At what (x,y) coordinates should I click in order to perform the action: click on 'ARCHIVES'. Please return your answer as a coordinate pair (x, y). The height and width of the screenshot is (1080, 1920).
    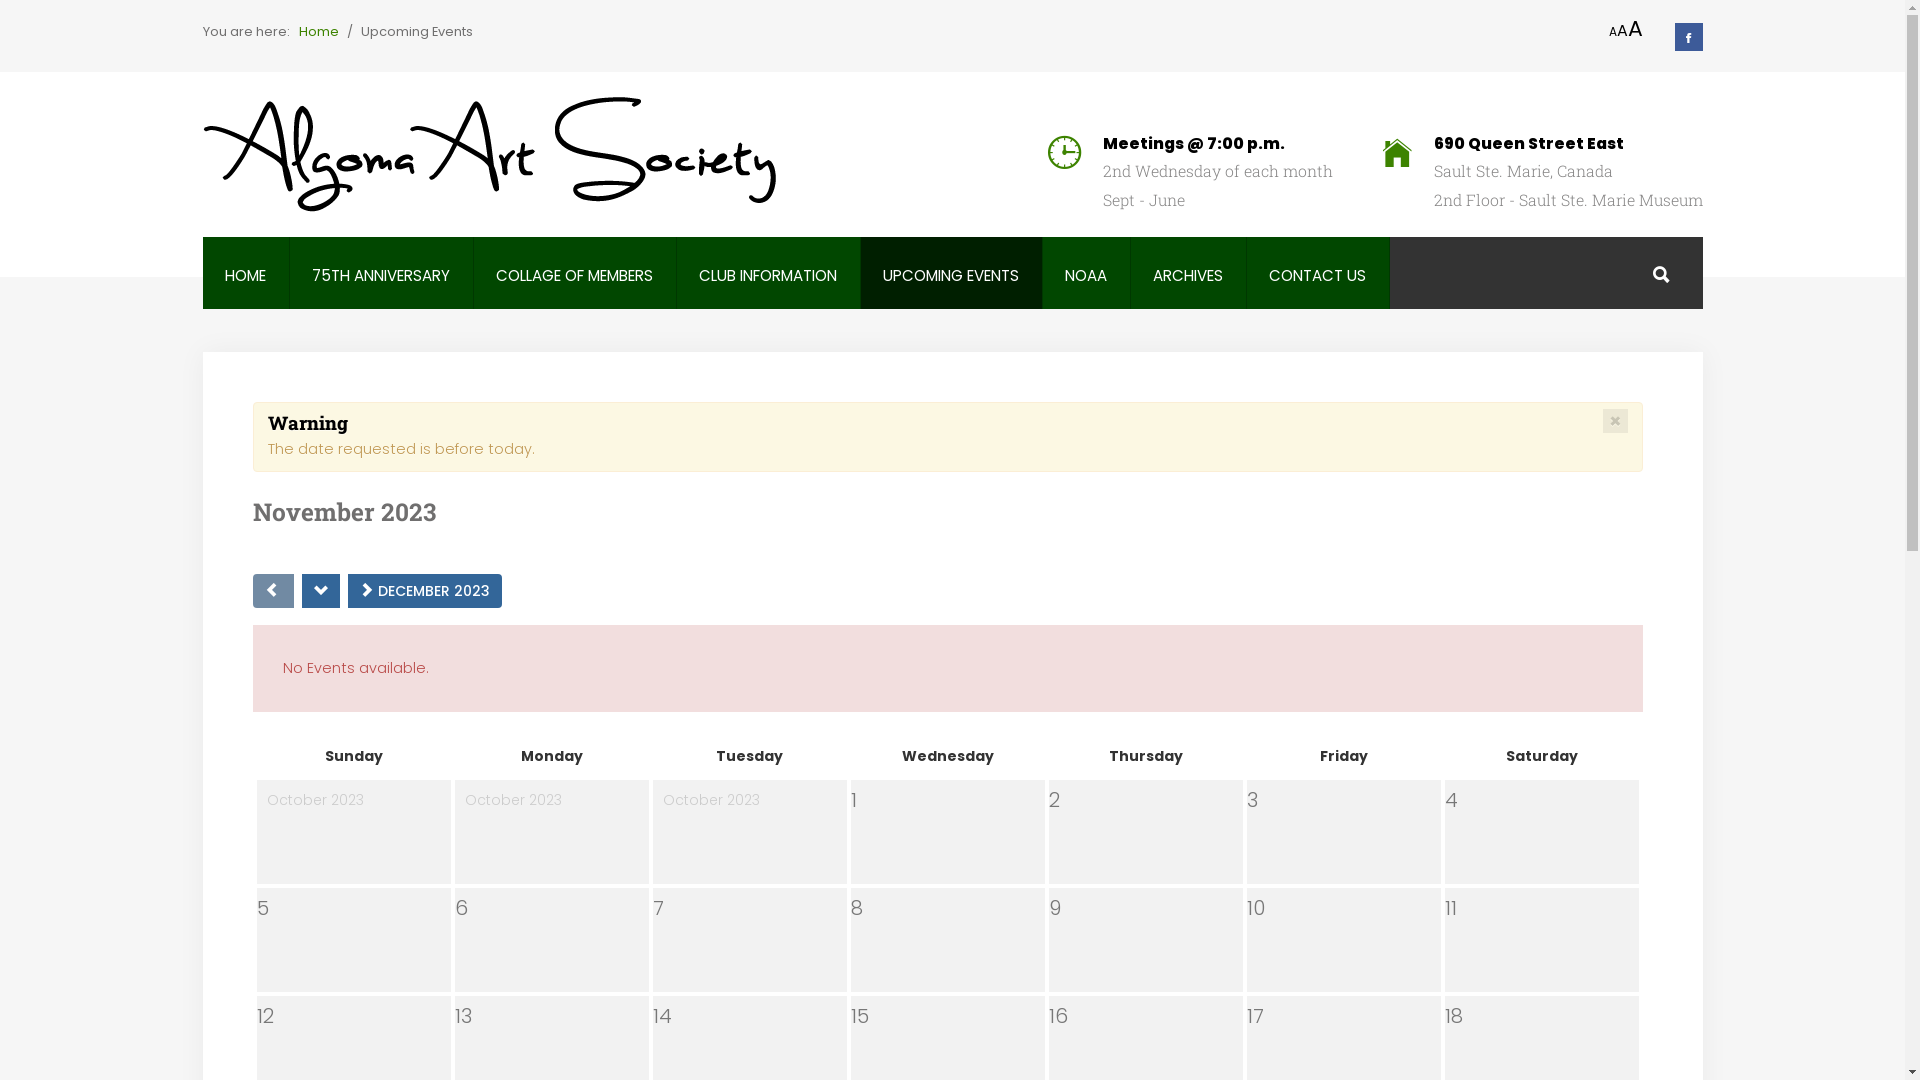
    Looking at the image, I should click on (1187, 275).